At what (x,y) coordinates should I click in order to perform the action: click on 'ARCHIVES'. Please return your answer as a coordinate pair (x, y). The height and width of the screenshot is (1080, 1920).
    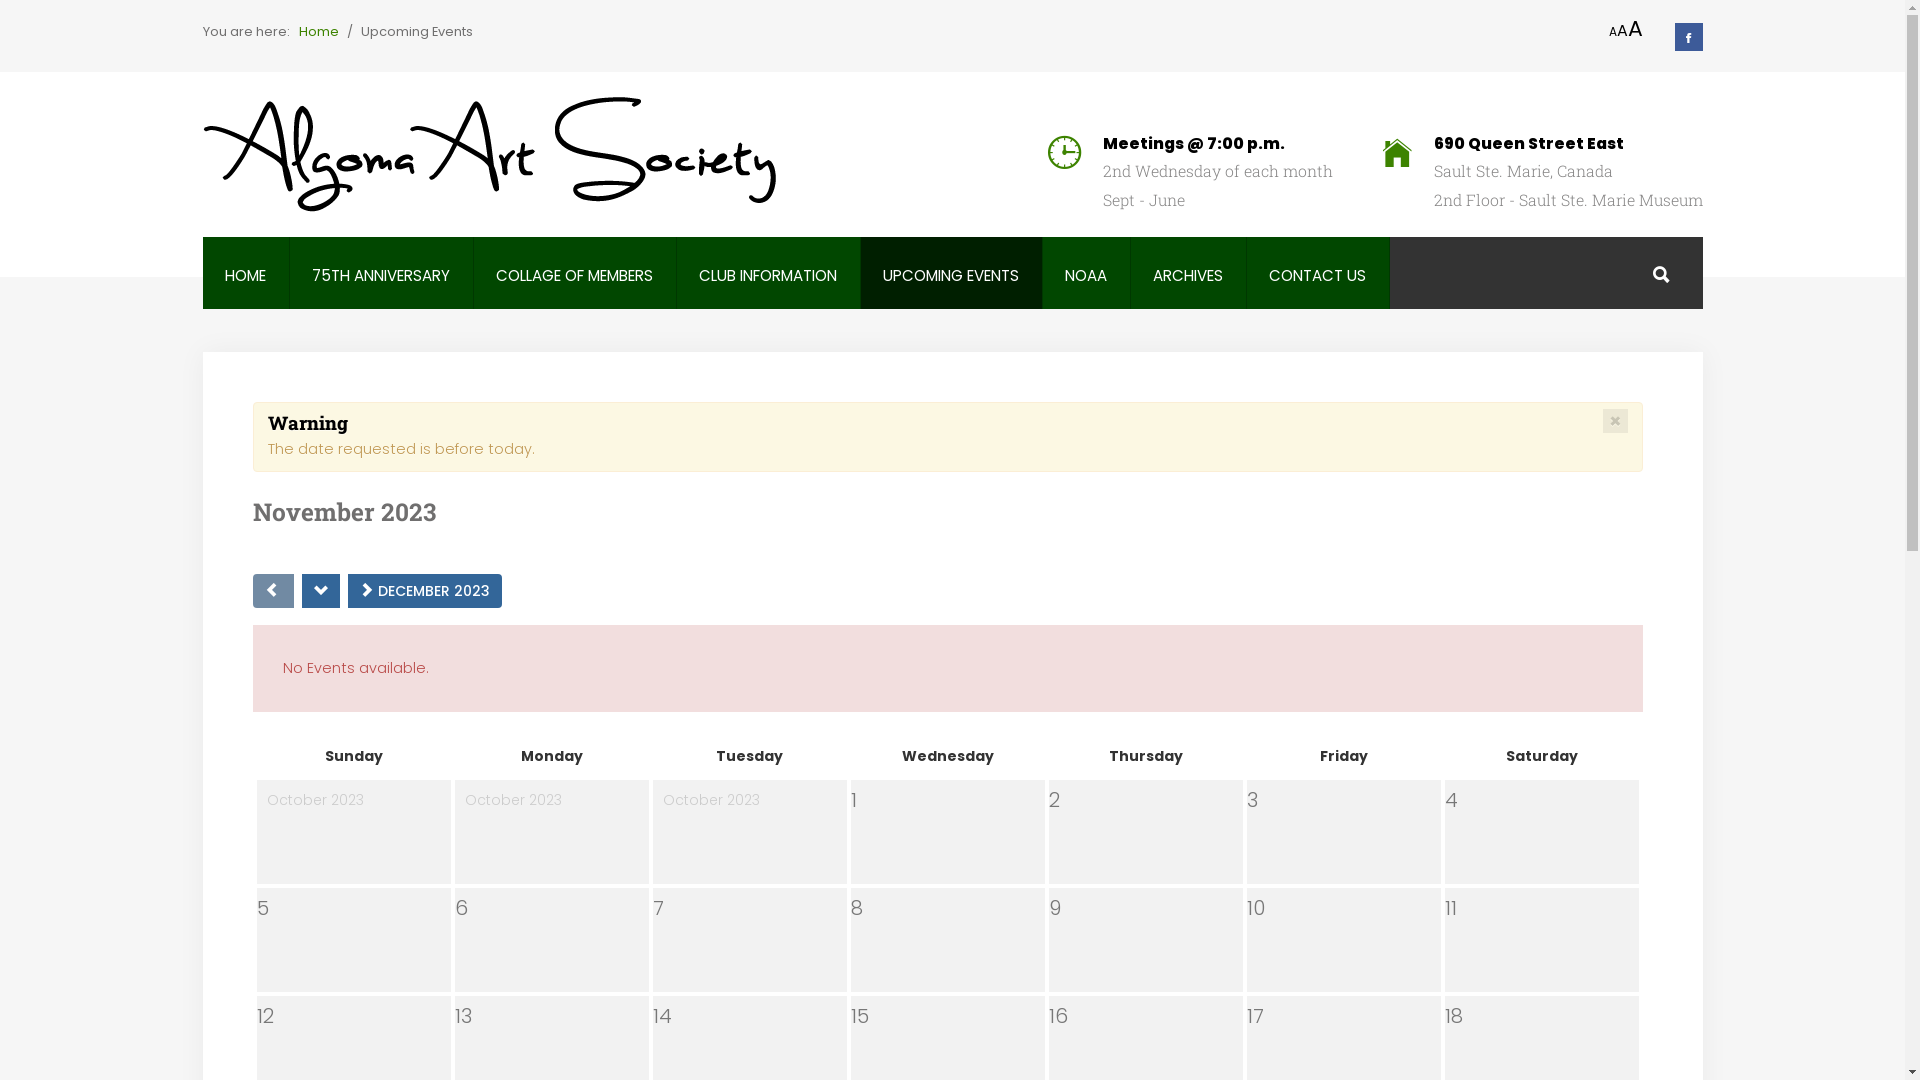
    Looking at the image, I should click on (1187, 275).